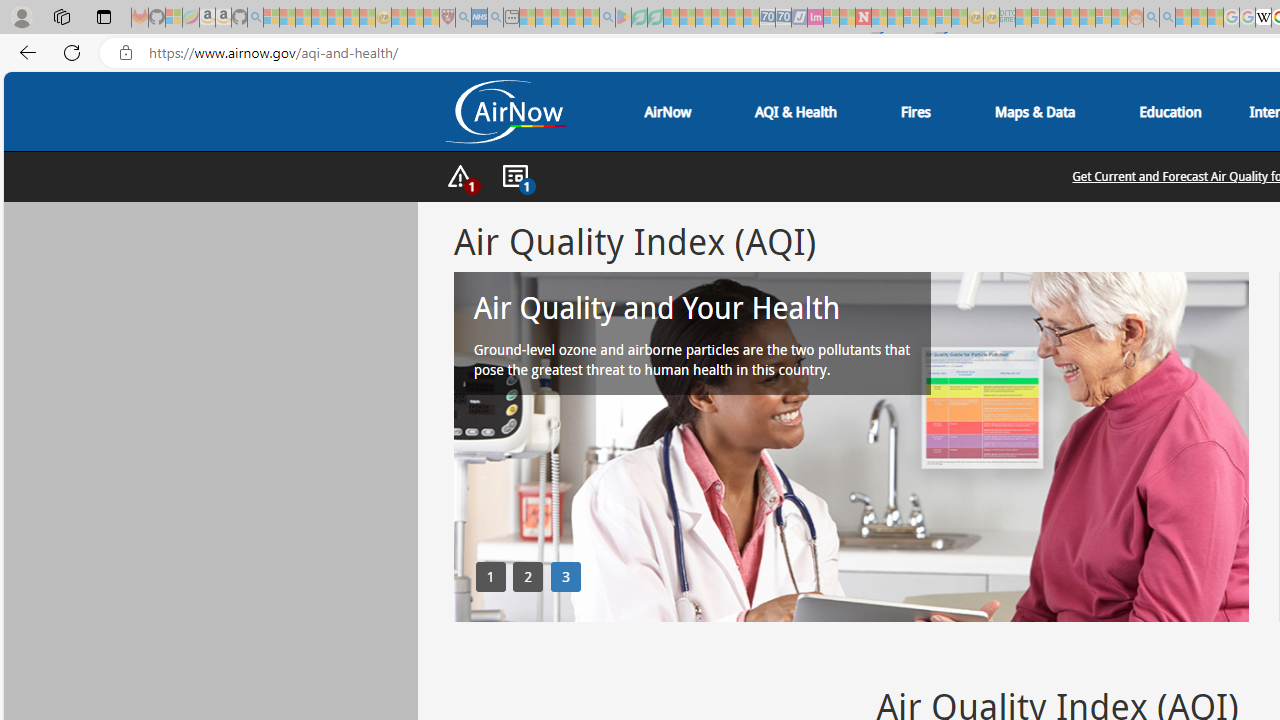  I want to click on 'Air Now Logo', so click(504, 111).